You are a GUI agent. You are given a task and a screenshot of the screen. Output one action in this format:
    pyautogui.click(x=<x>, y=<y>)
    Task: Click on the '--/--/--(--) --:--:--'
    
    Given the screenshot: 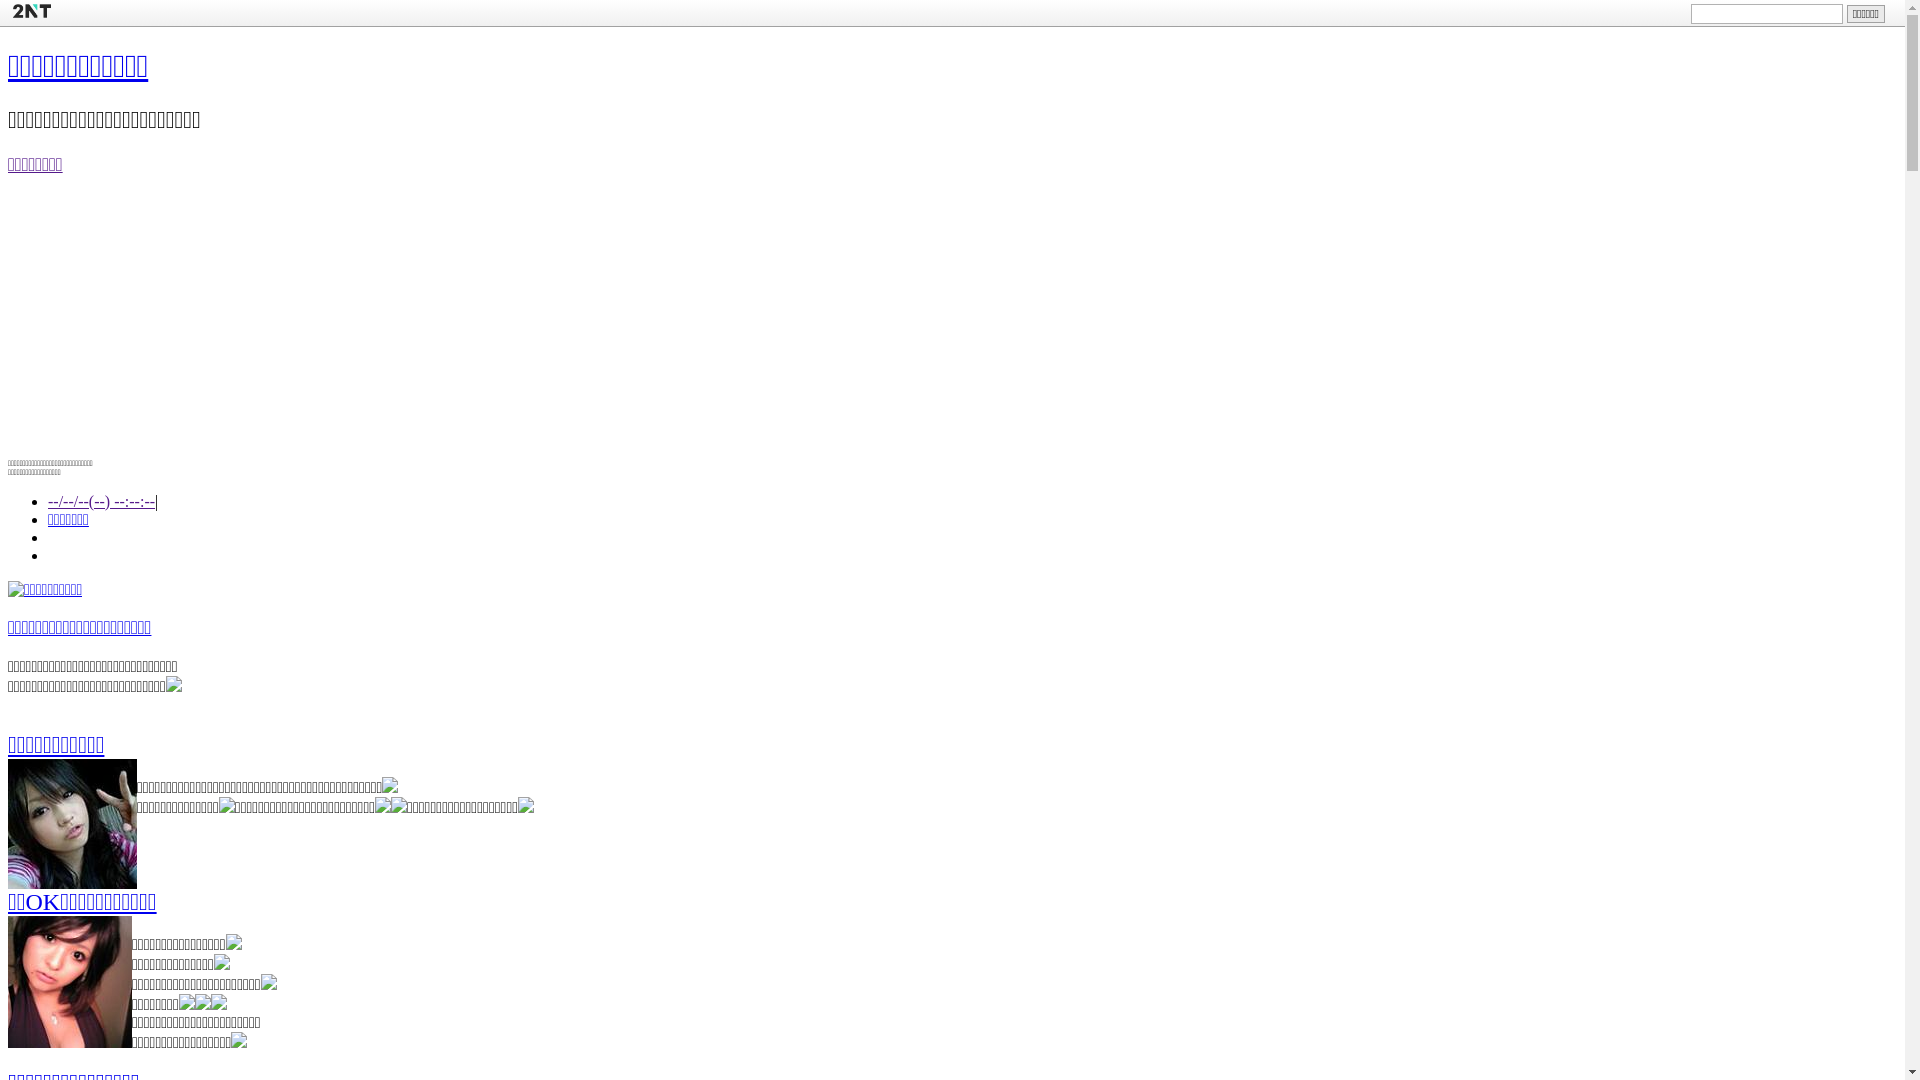 What is the action you would take?
    pyautogui.click(x=100, y=499)
    